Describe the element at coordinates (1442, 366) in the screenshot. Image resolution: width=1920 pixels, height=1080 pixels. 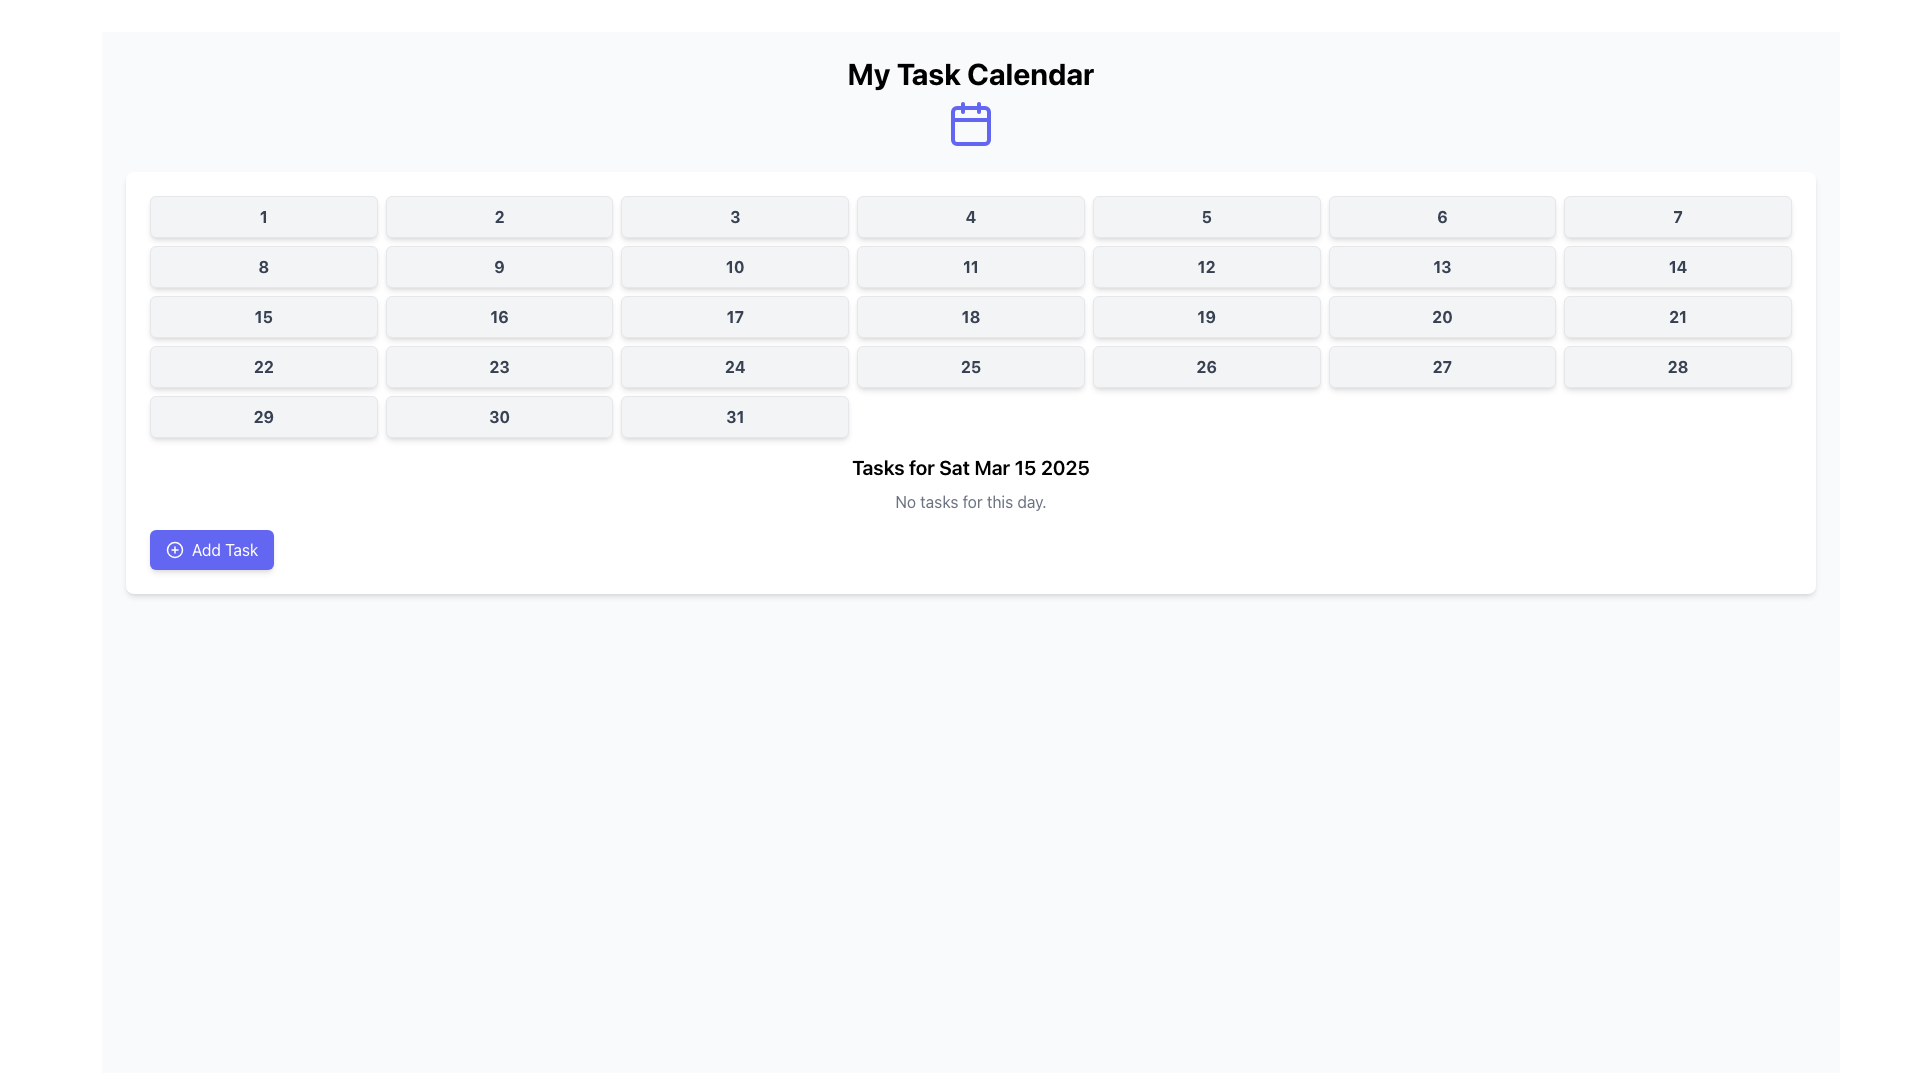
I see `the button representing the selectable date in the 4th row and 6th column of the grid layout` at that location.